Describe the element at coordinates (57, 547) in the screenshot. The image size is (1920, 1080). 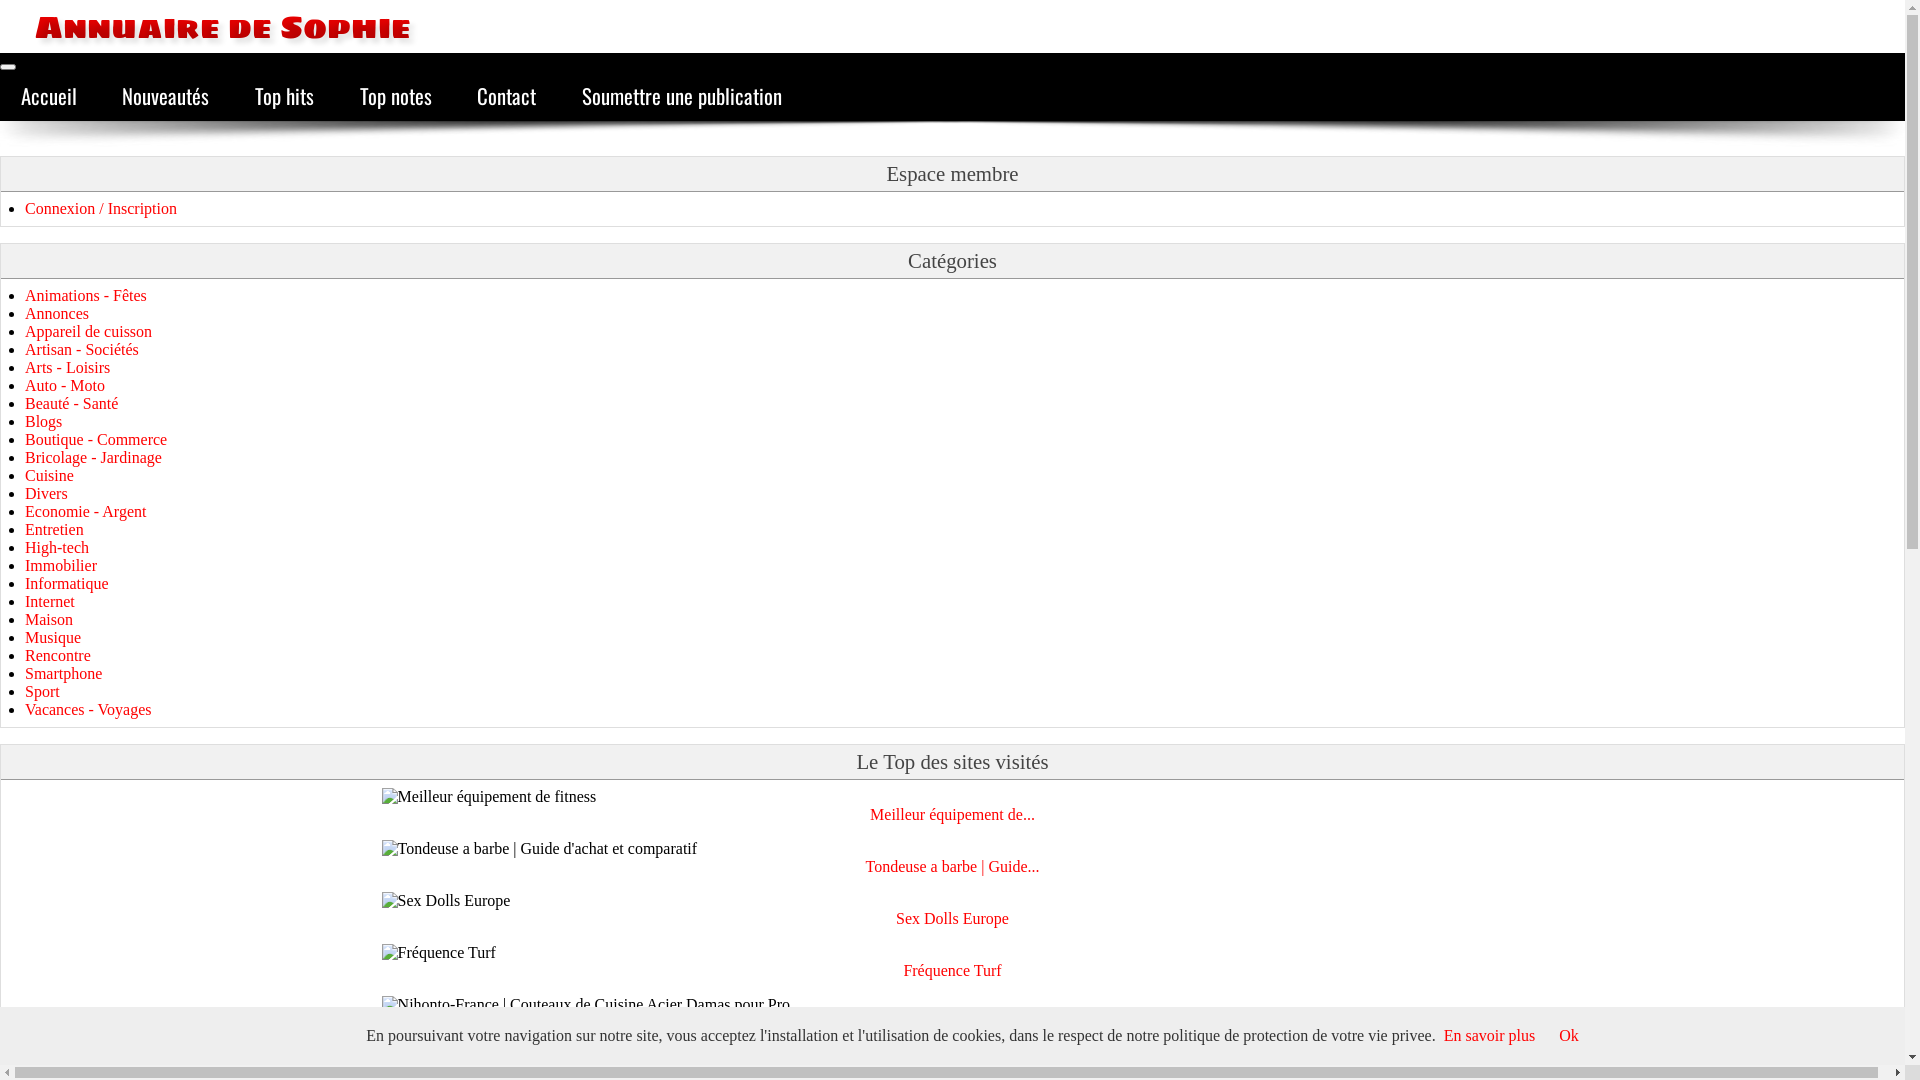
I see `'High-tech'` at that location.